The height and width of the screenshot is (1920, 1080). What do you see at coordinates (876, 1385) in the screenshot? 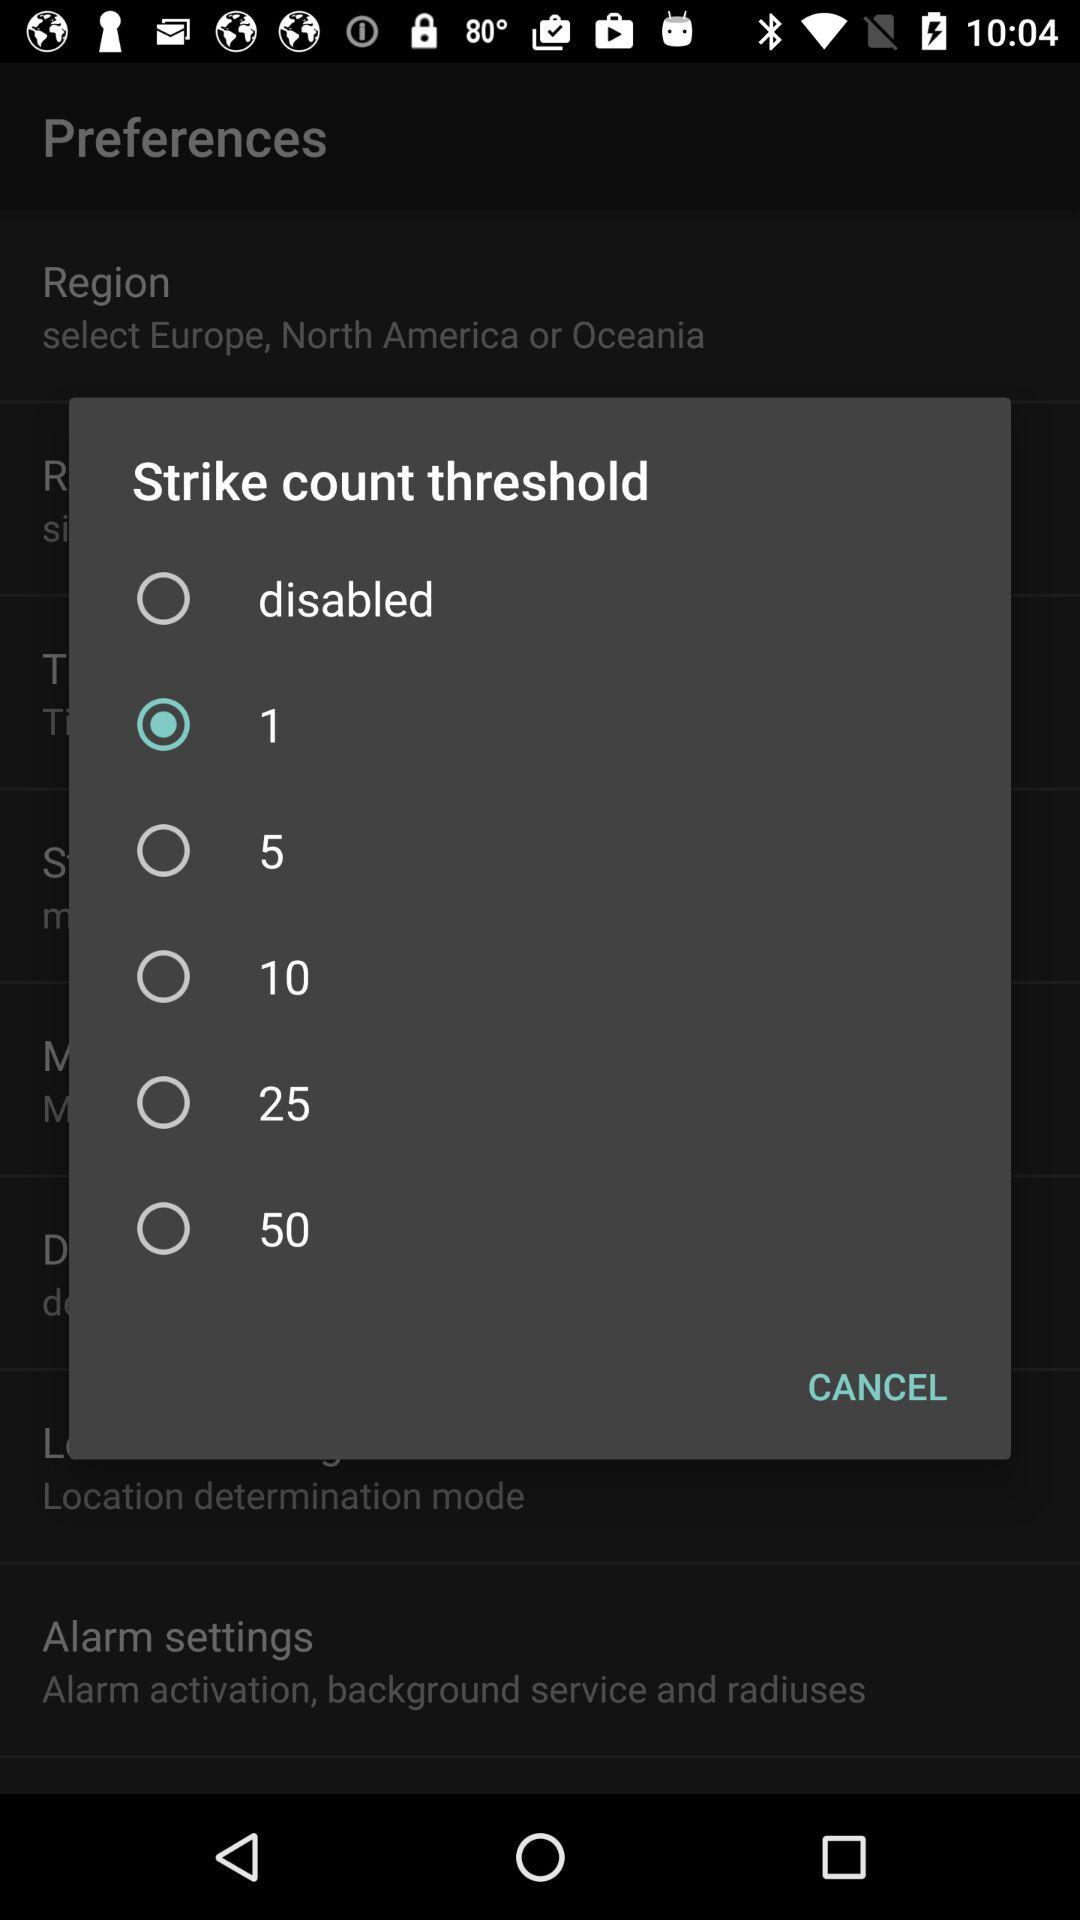
I see `checkbox below the 50 item` at bounding box center [876, 1385].